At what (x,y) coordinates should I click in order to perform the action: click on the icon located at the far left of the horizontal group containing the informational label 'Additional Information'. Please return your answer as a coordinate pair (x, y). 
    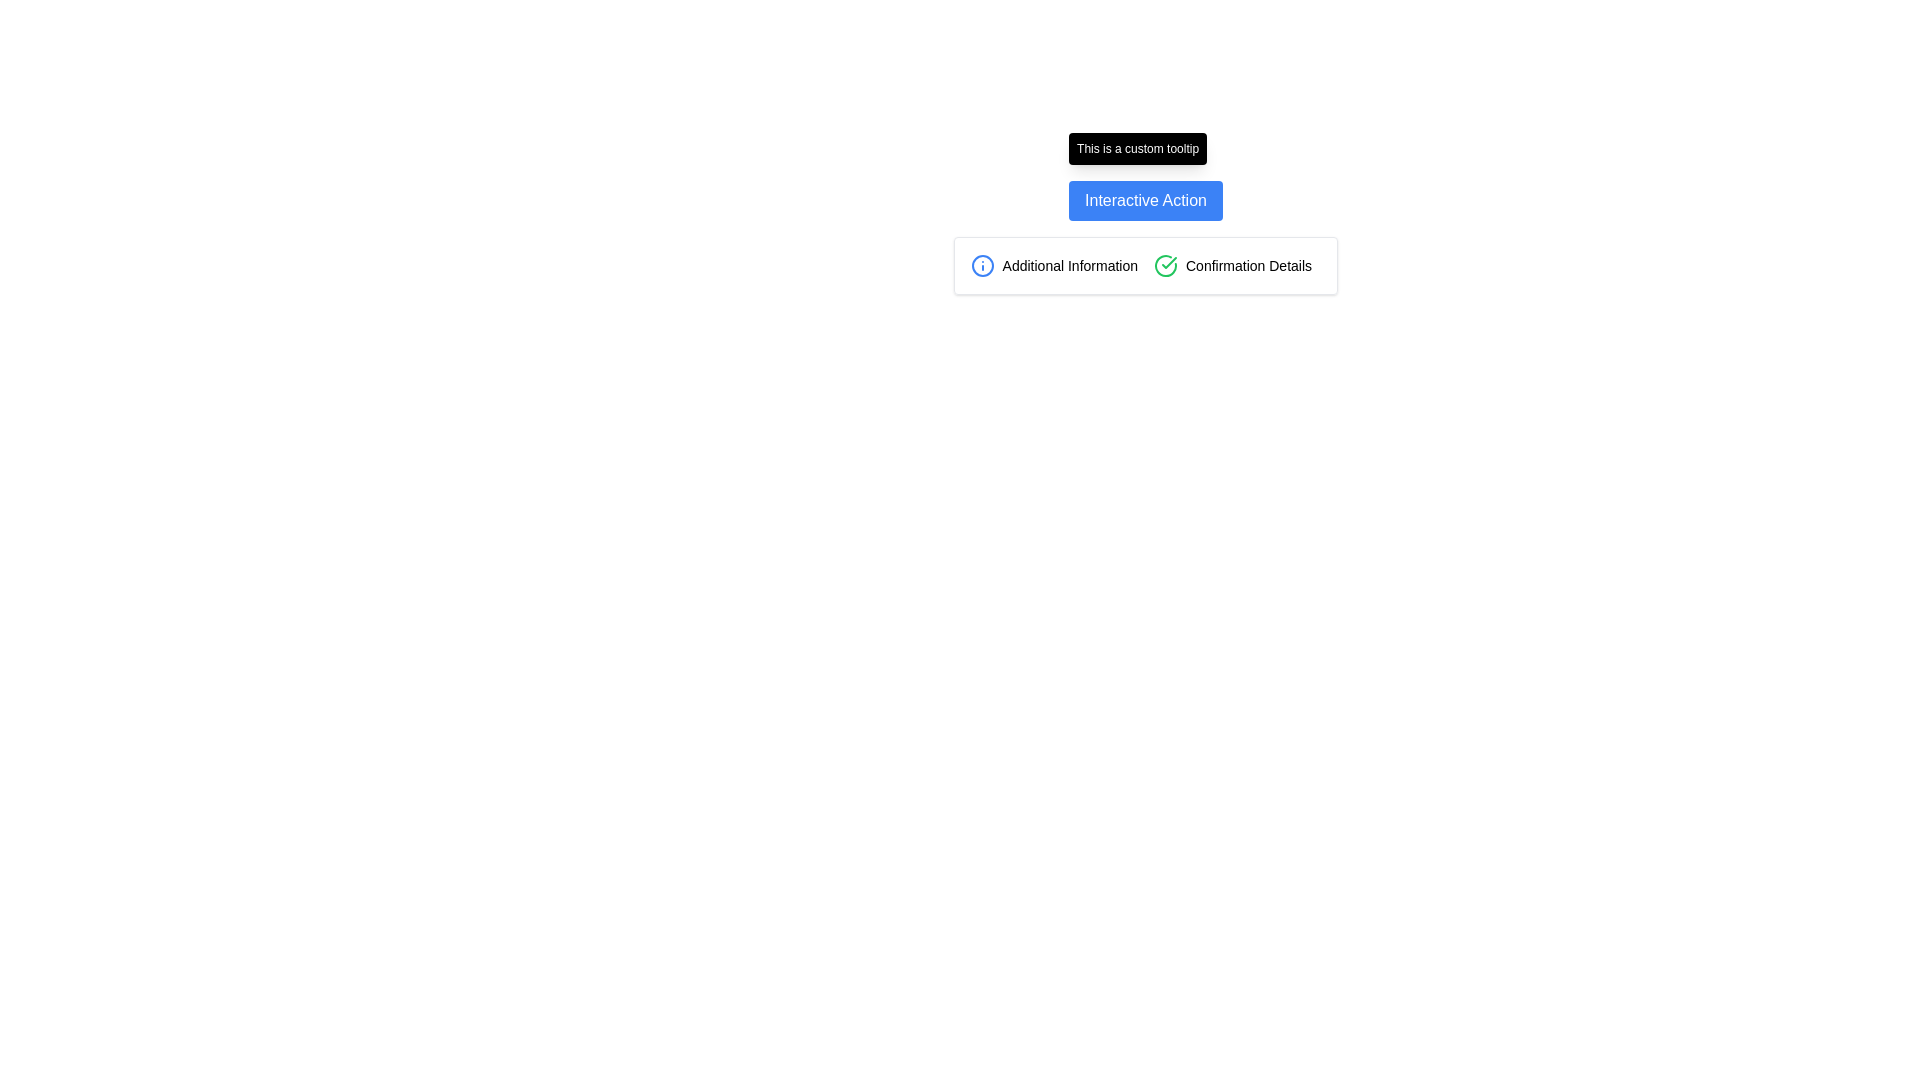
    Looking at the image, I should click on (982, 265).